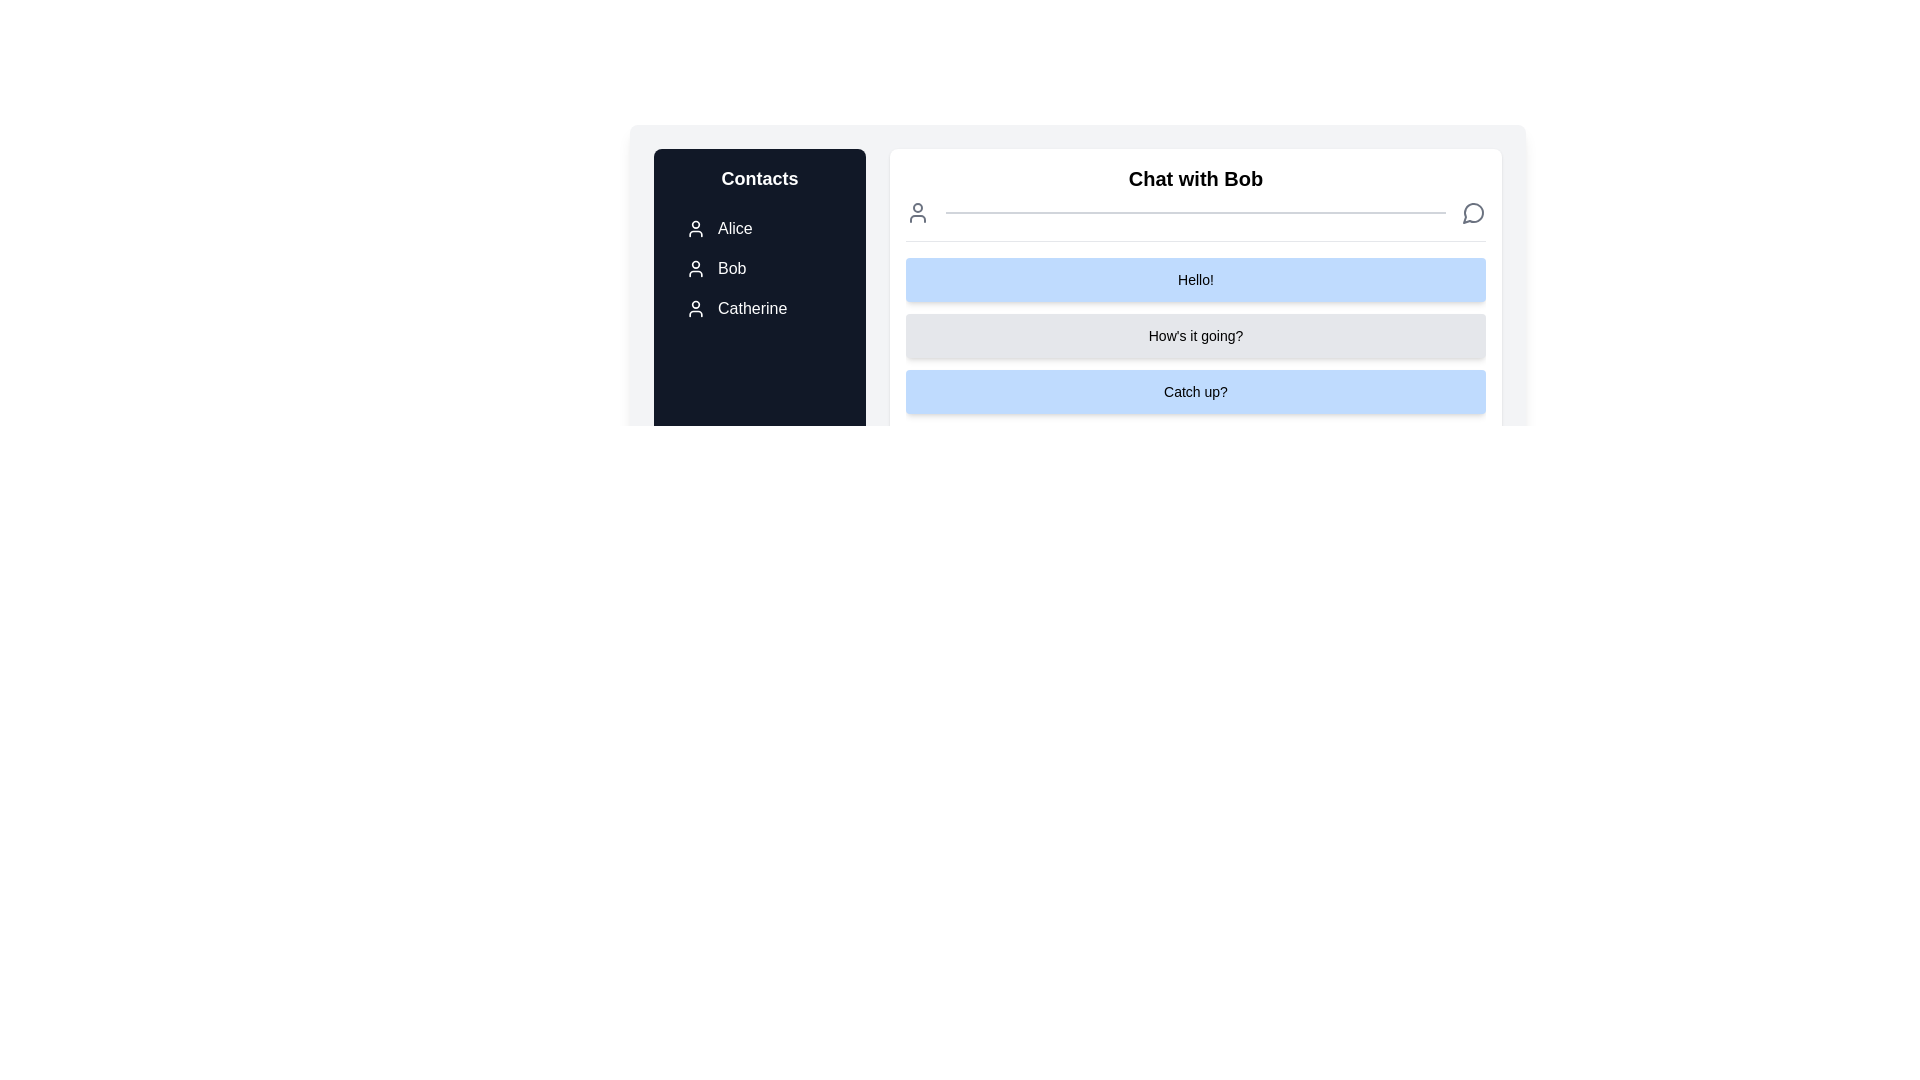 Image resolution: width=1920 pixels, height=1080 pixels. I want to click on the List Item labeled 'Bob' in the 'Contacts' list, so click(758, 268).